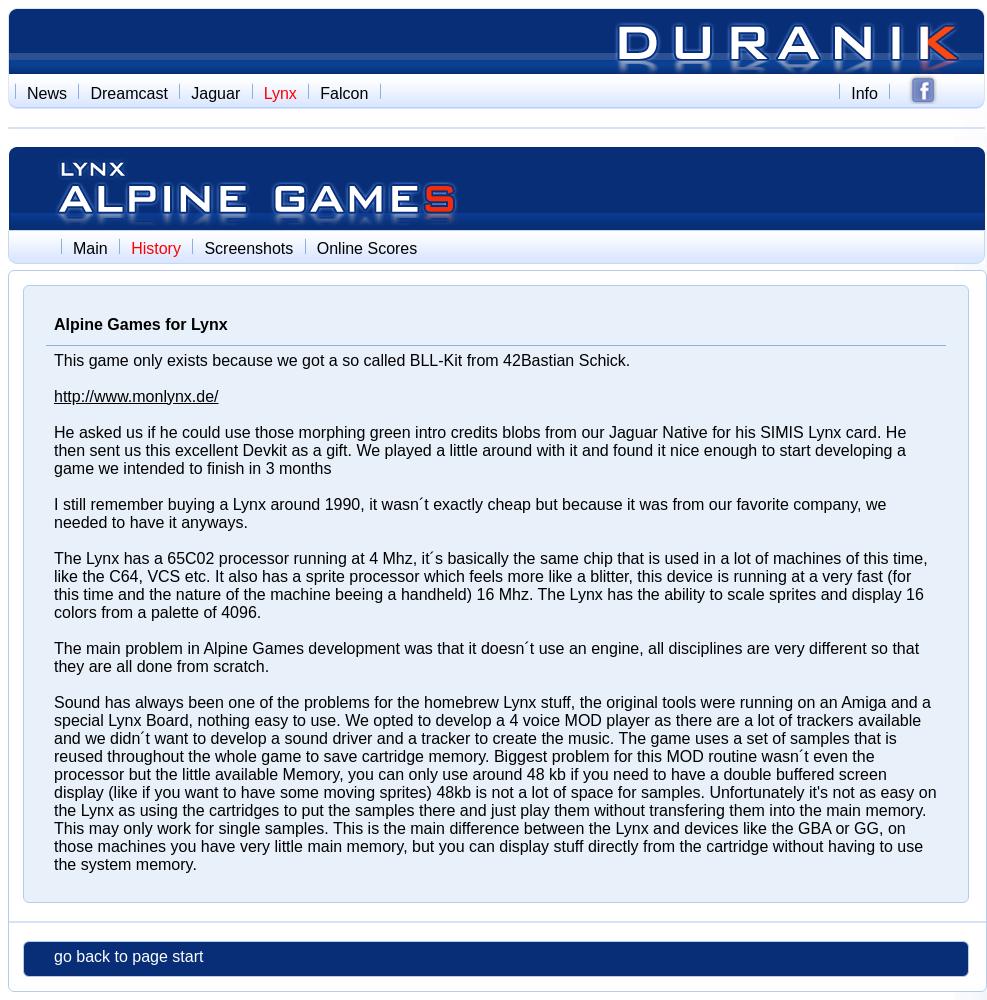 The height and width of the screenshot is (1000, 987). What do you see at coordinates (136, 395) in the screenshot?
I see `'http://www.monlynx.de/'` at bounding box center [136, 395].